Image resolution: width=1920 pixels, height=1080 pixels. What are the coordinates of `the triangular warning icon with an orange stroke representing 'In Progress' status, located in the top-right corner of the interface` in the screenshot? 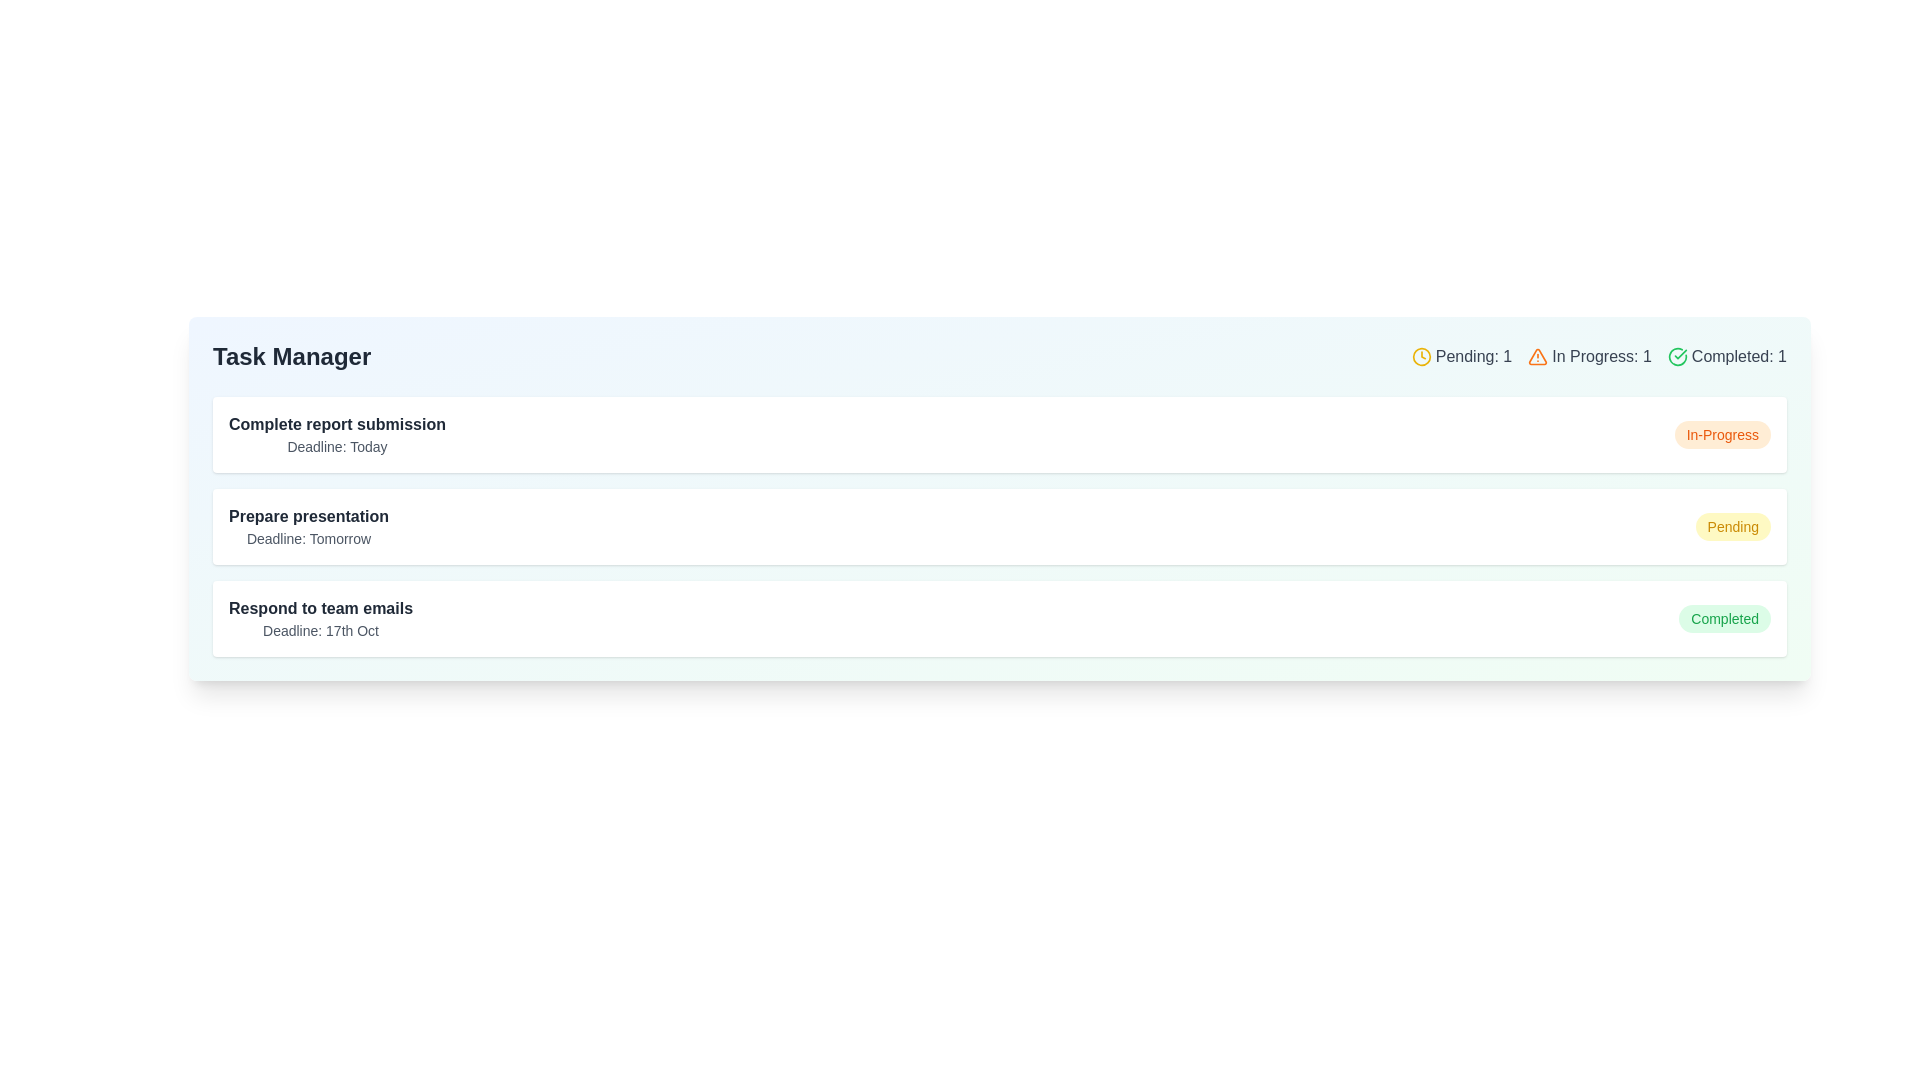 It's located at (1537, 355).